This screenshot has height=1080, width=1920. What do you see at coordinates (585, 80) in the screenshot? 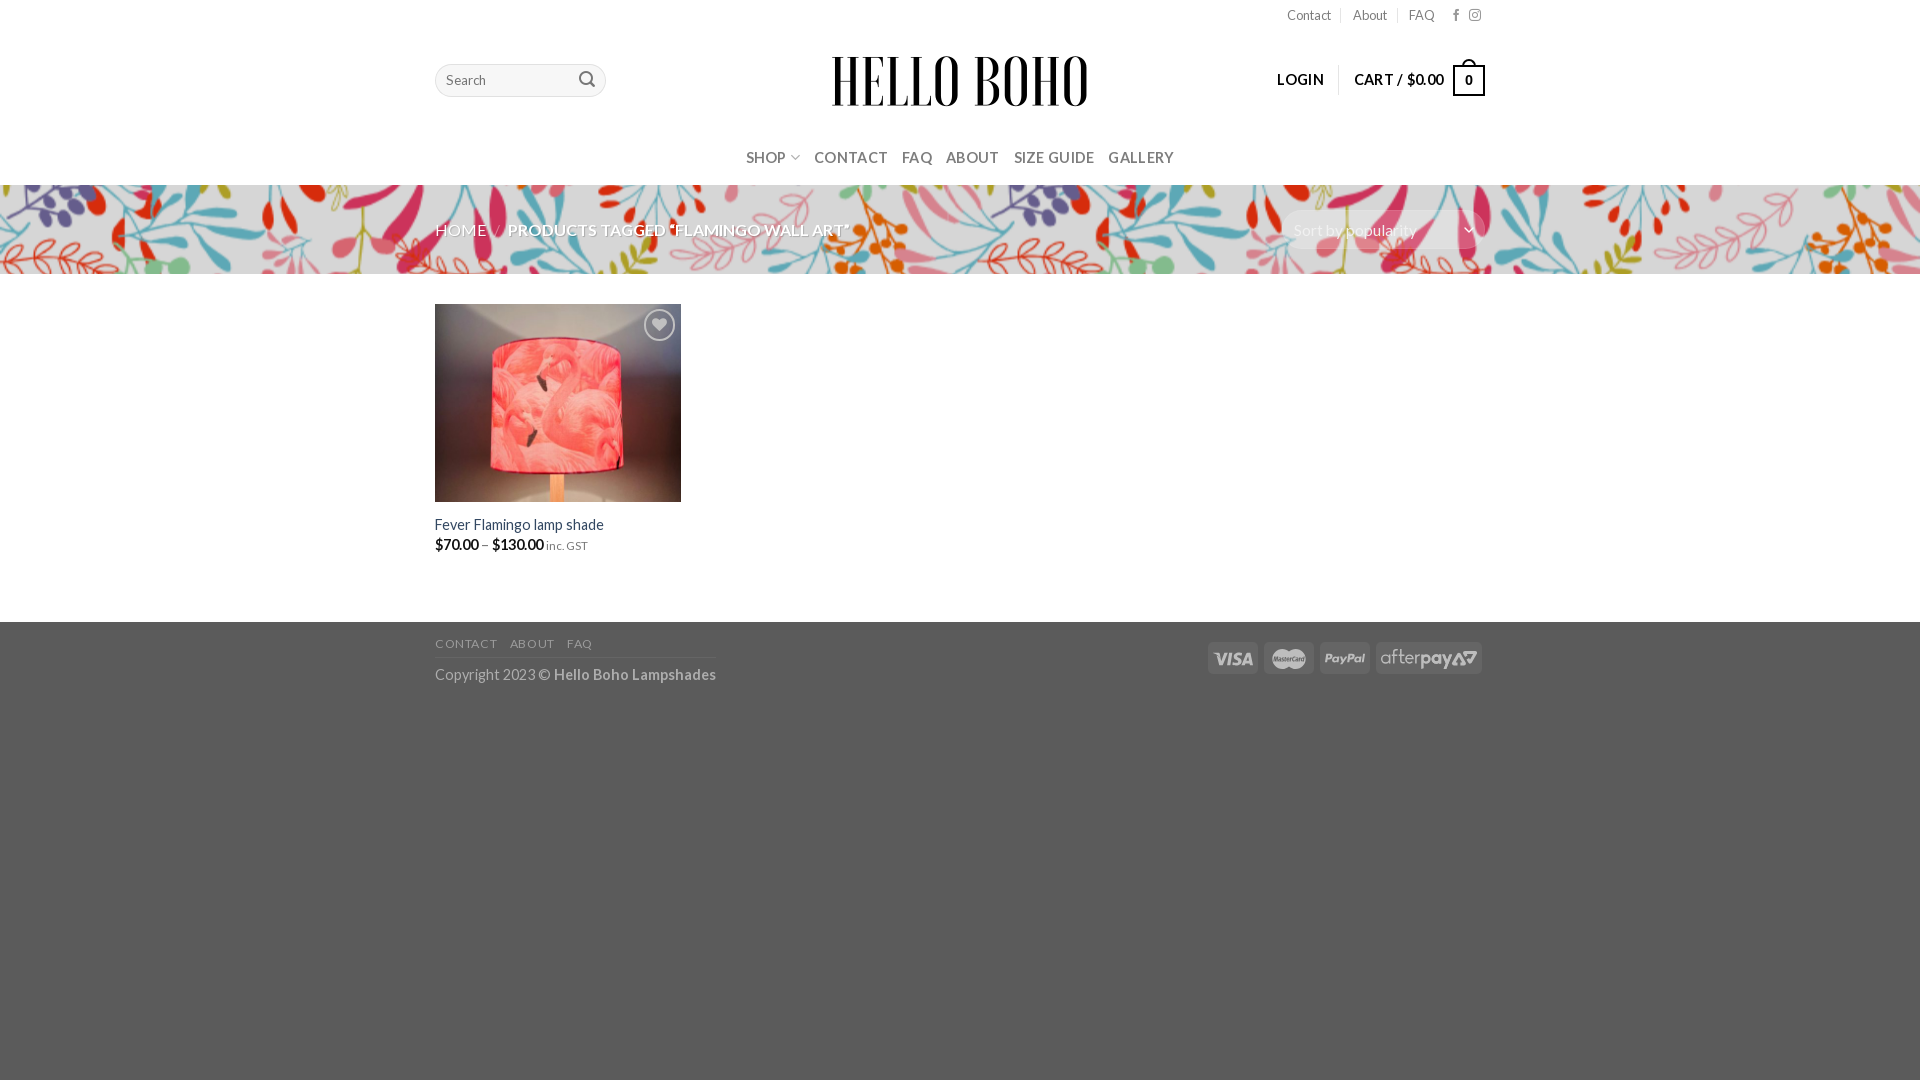
I see `'Search'` at bounding box center [585, 80].